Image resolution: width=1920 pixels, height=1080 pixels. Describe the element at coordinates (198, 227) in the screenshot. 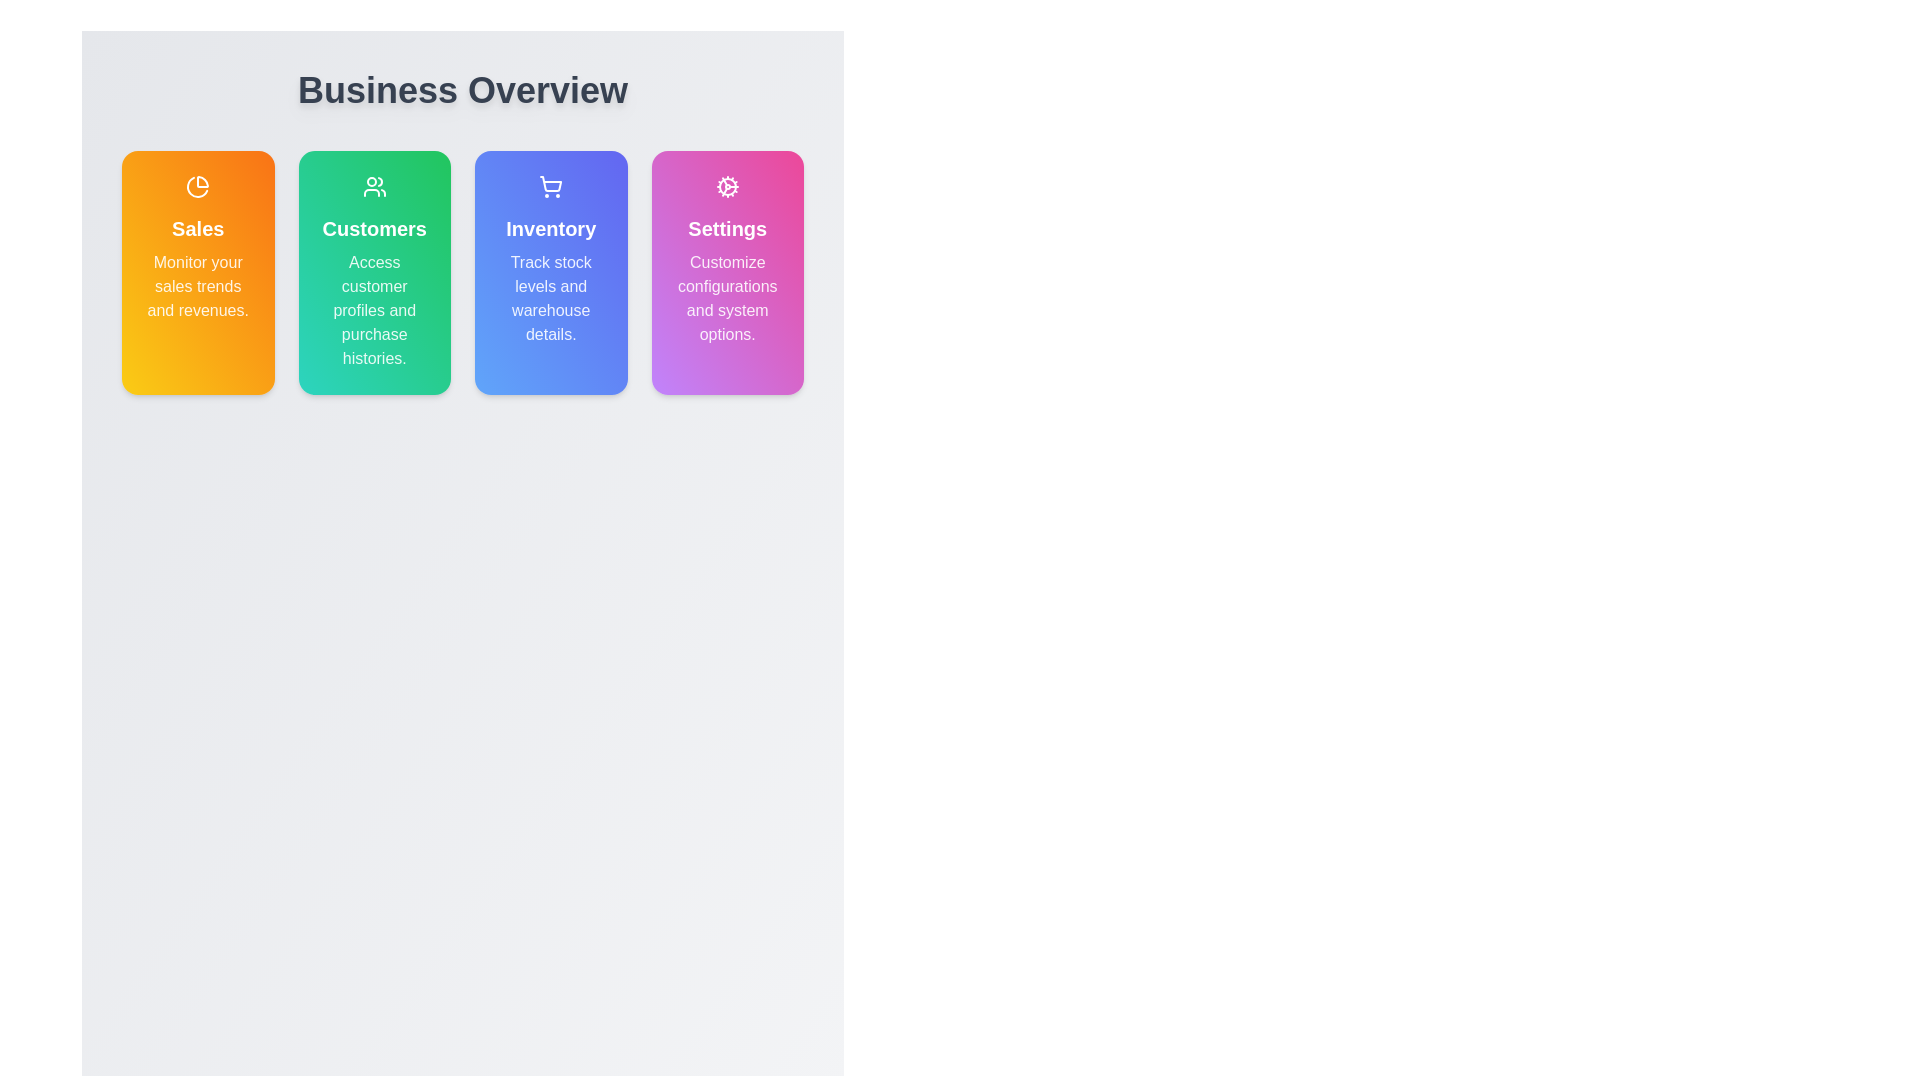

I see `text label displaying 'Sales' in bold white font on an orange background, located centrally in the first orange card` at that location.